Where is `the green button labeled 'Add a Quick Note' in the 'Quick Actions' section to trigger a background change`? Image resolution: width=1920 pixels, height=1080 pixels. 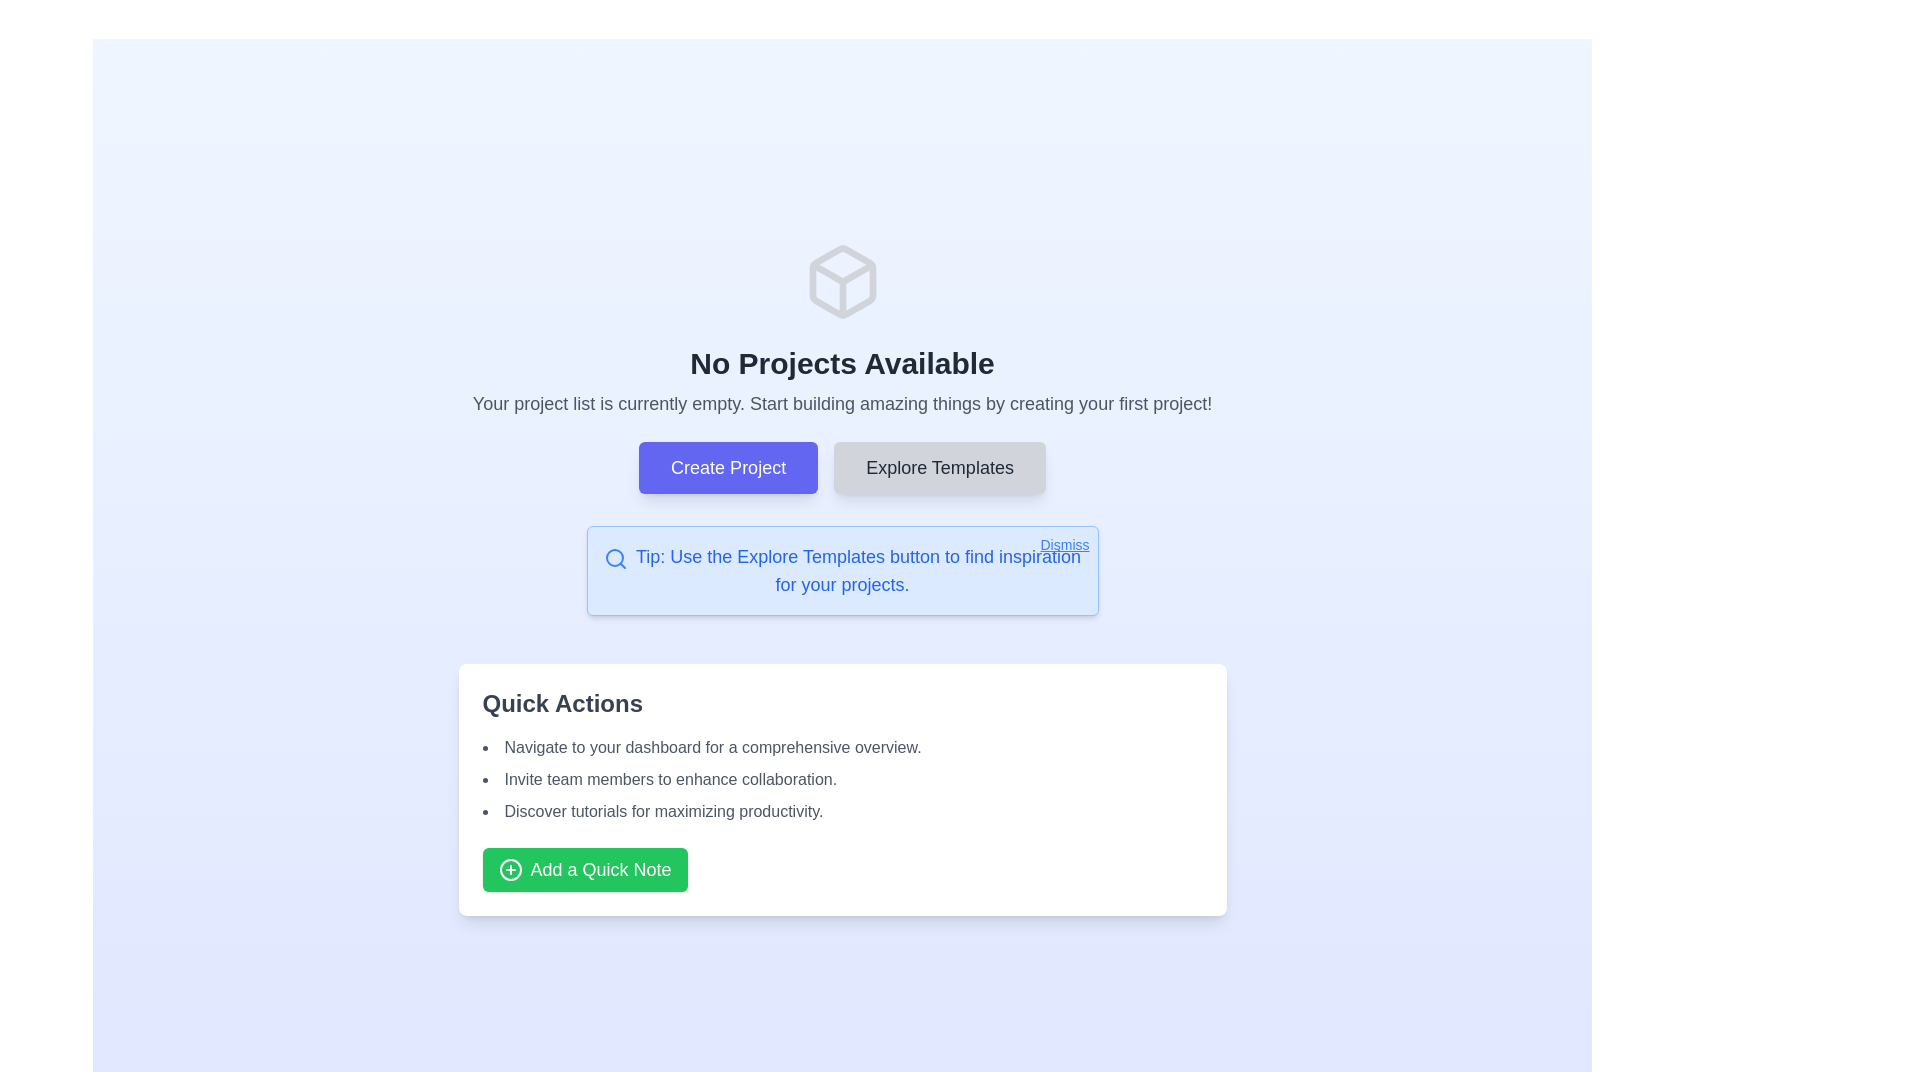 the green button labeled 'Add a Quick Note' in the 'Quick Actions' section to trigger a background change is located at coordinates (842, 789).